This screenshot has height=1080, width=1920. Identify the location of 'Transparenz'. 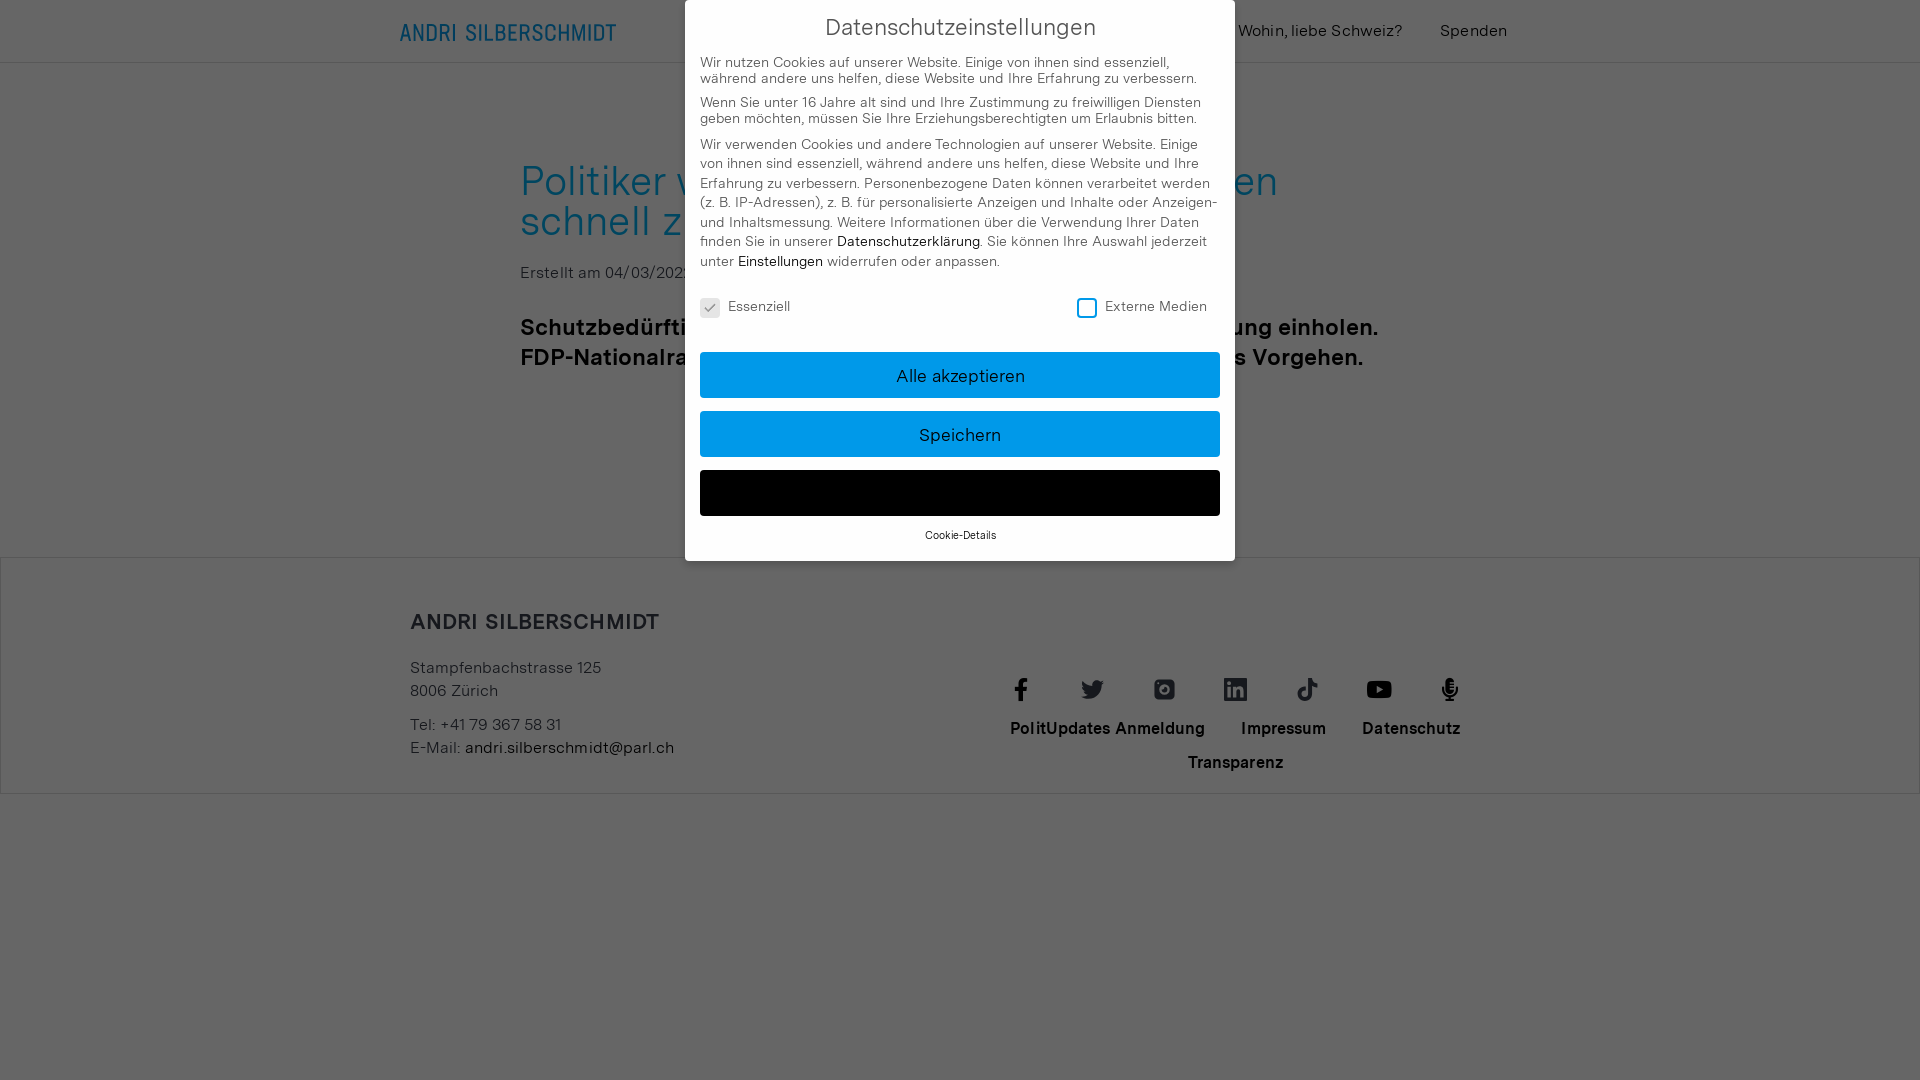
(1235, 763).